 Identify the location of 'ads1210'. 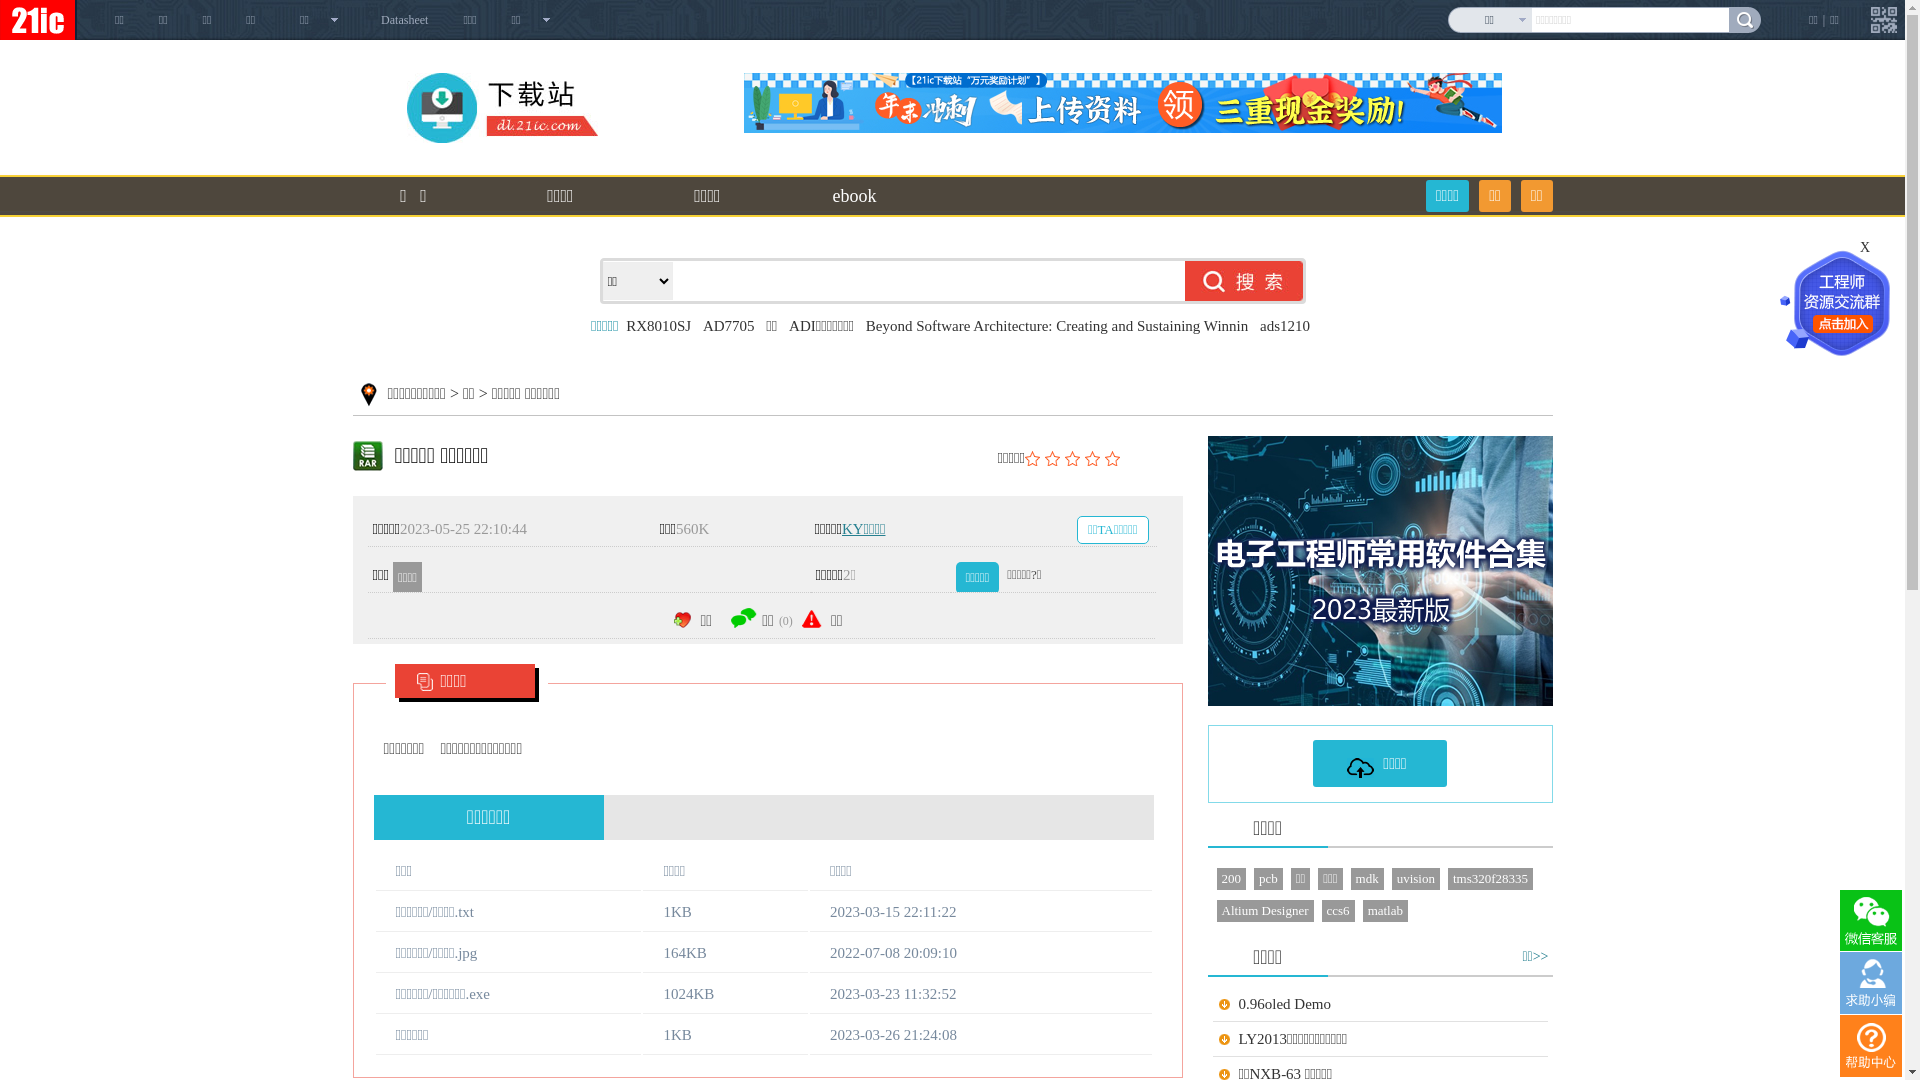
(1285, 325).